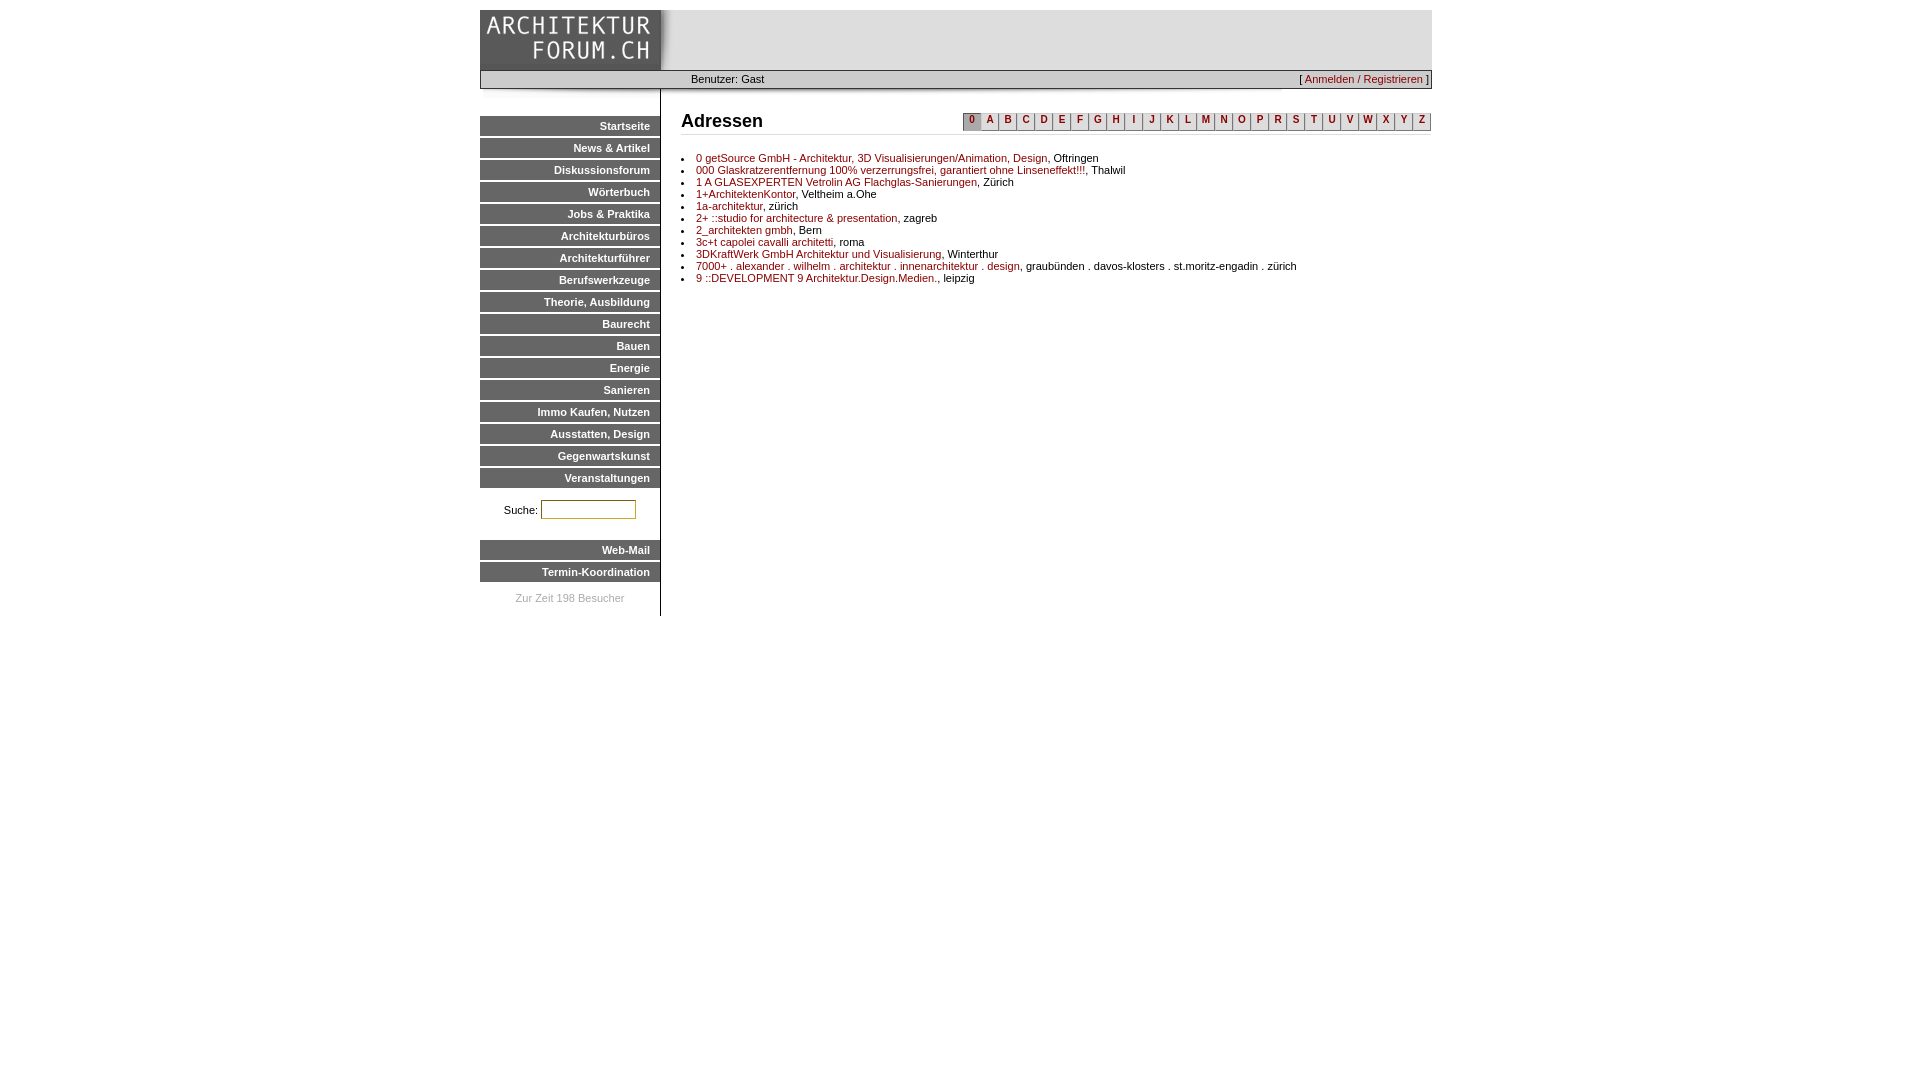  I want to click on 'News & Artikel', so click(569, 146).